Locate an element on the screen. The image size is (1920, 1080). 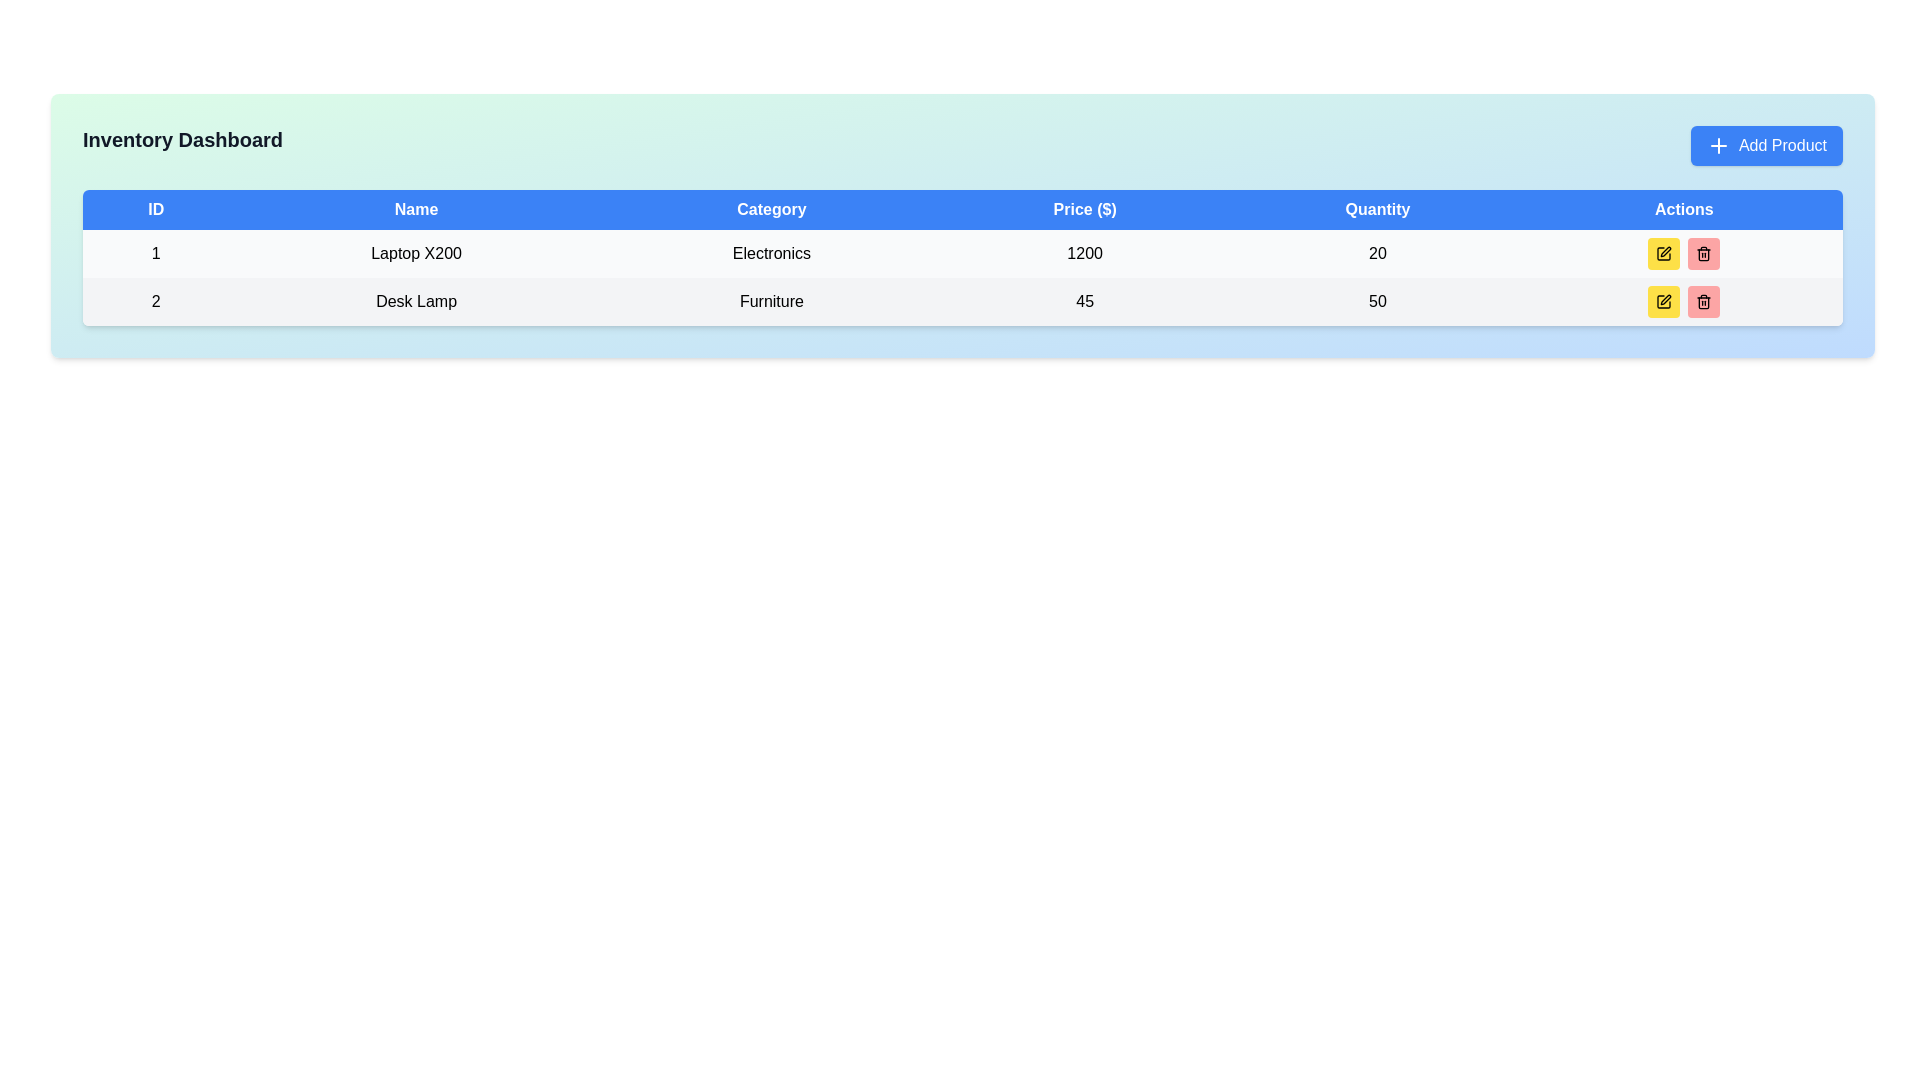
the first row of the inventory data table is located at coordinates (963, 253).